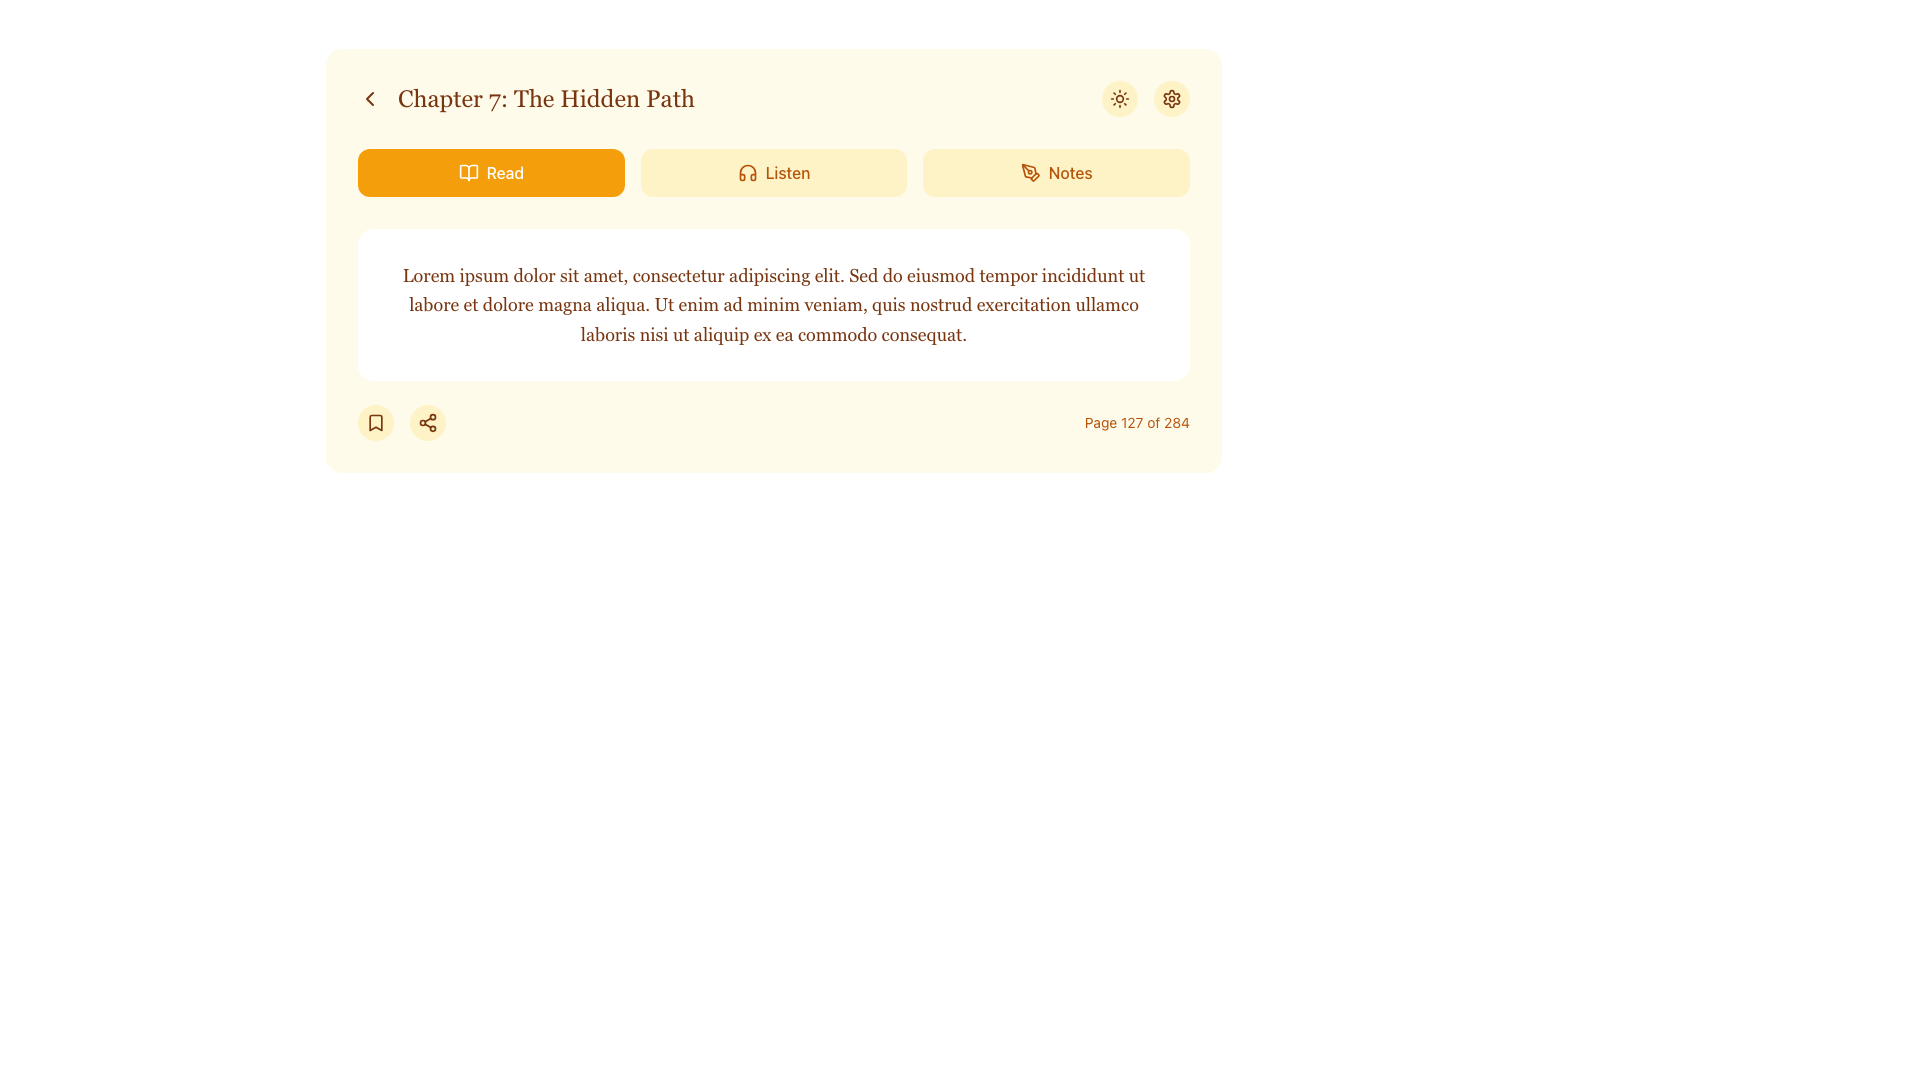  Describe the element at coordinates (375, 420) in the screenshot. I see `the bookmark button located at the bottom-right section of the text card` at that location.